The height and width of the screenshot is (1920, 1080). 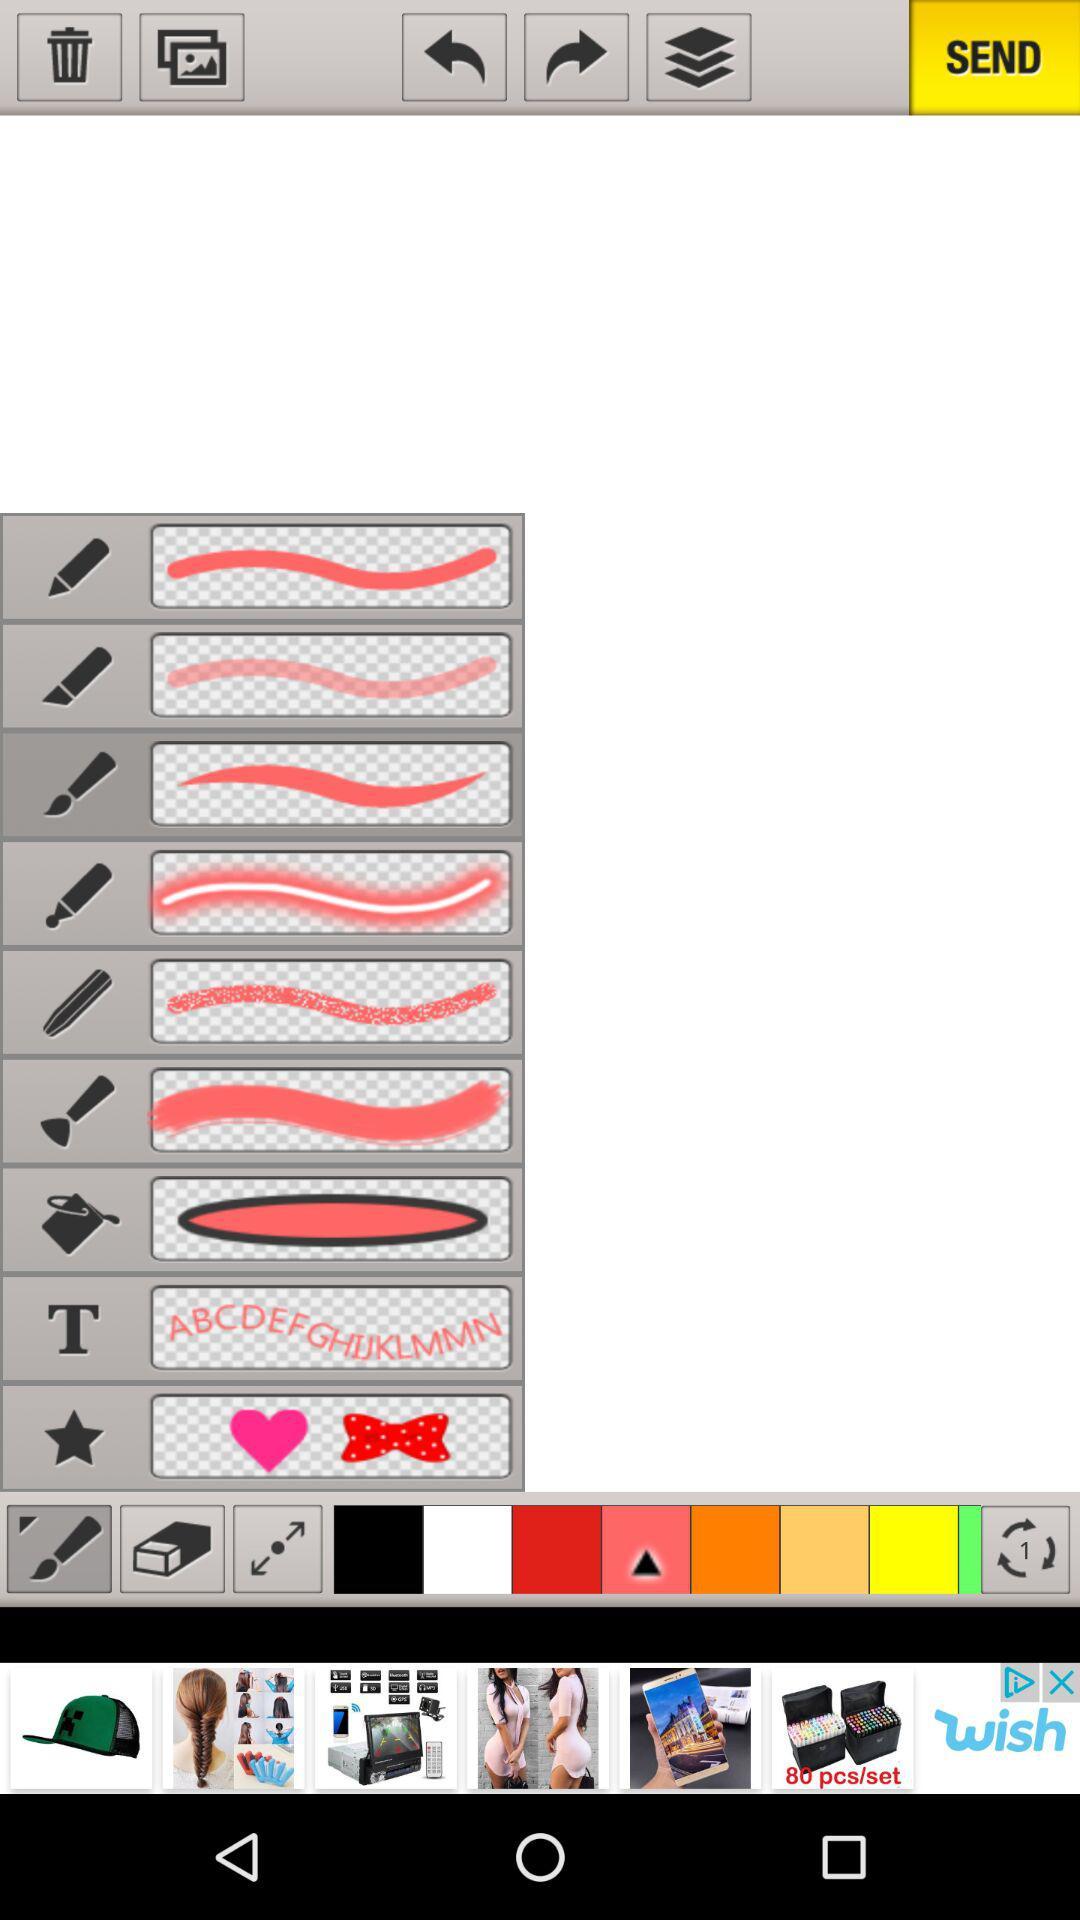 I want to click on delete painting, so click(x=68, y=57).